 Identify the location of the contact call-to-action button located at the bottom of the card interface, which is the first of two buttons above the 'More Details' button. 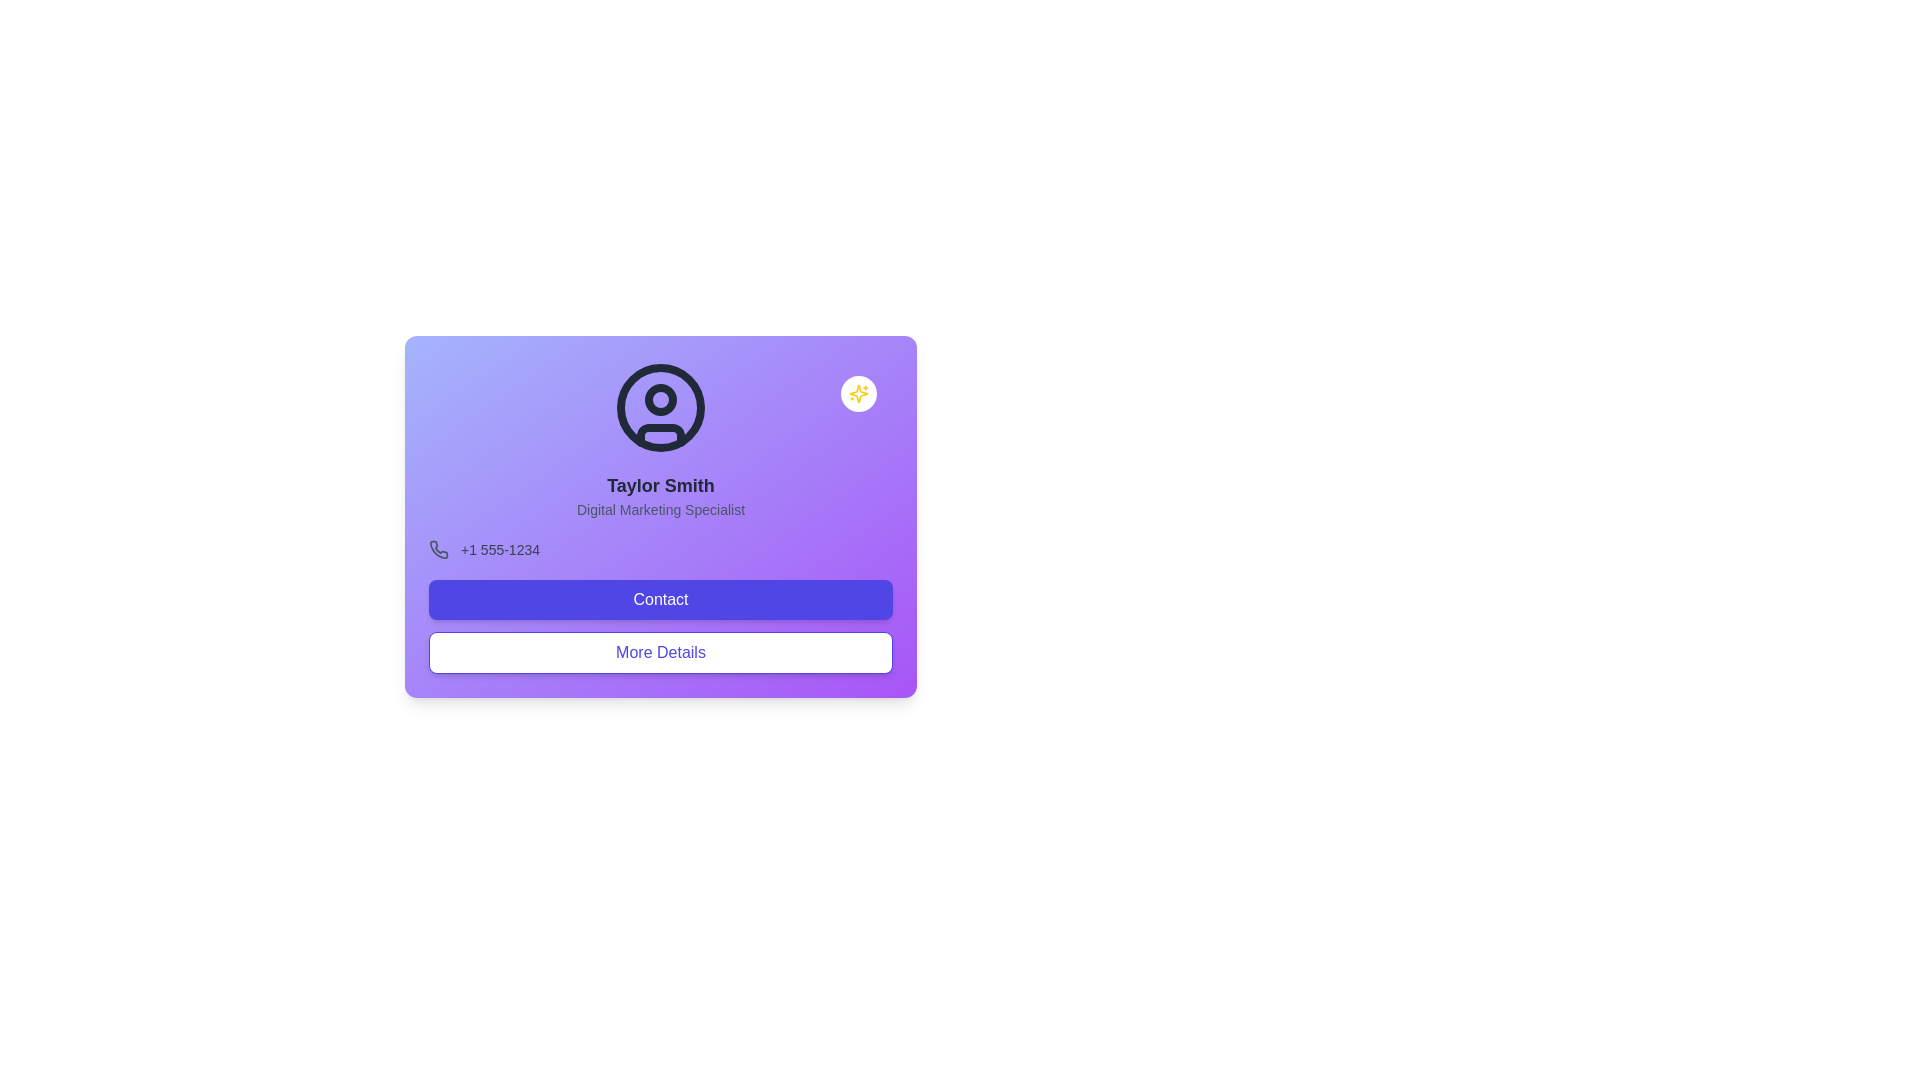
(661, 626).